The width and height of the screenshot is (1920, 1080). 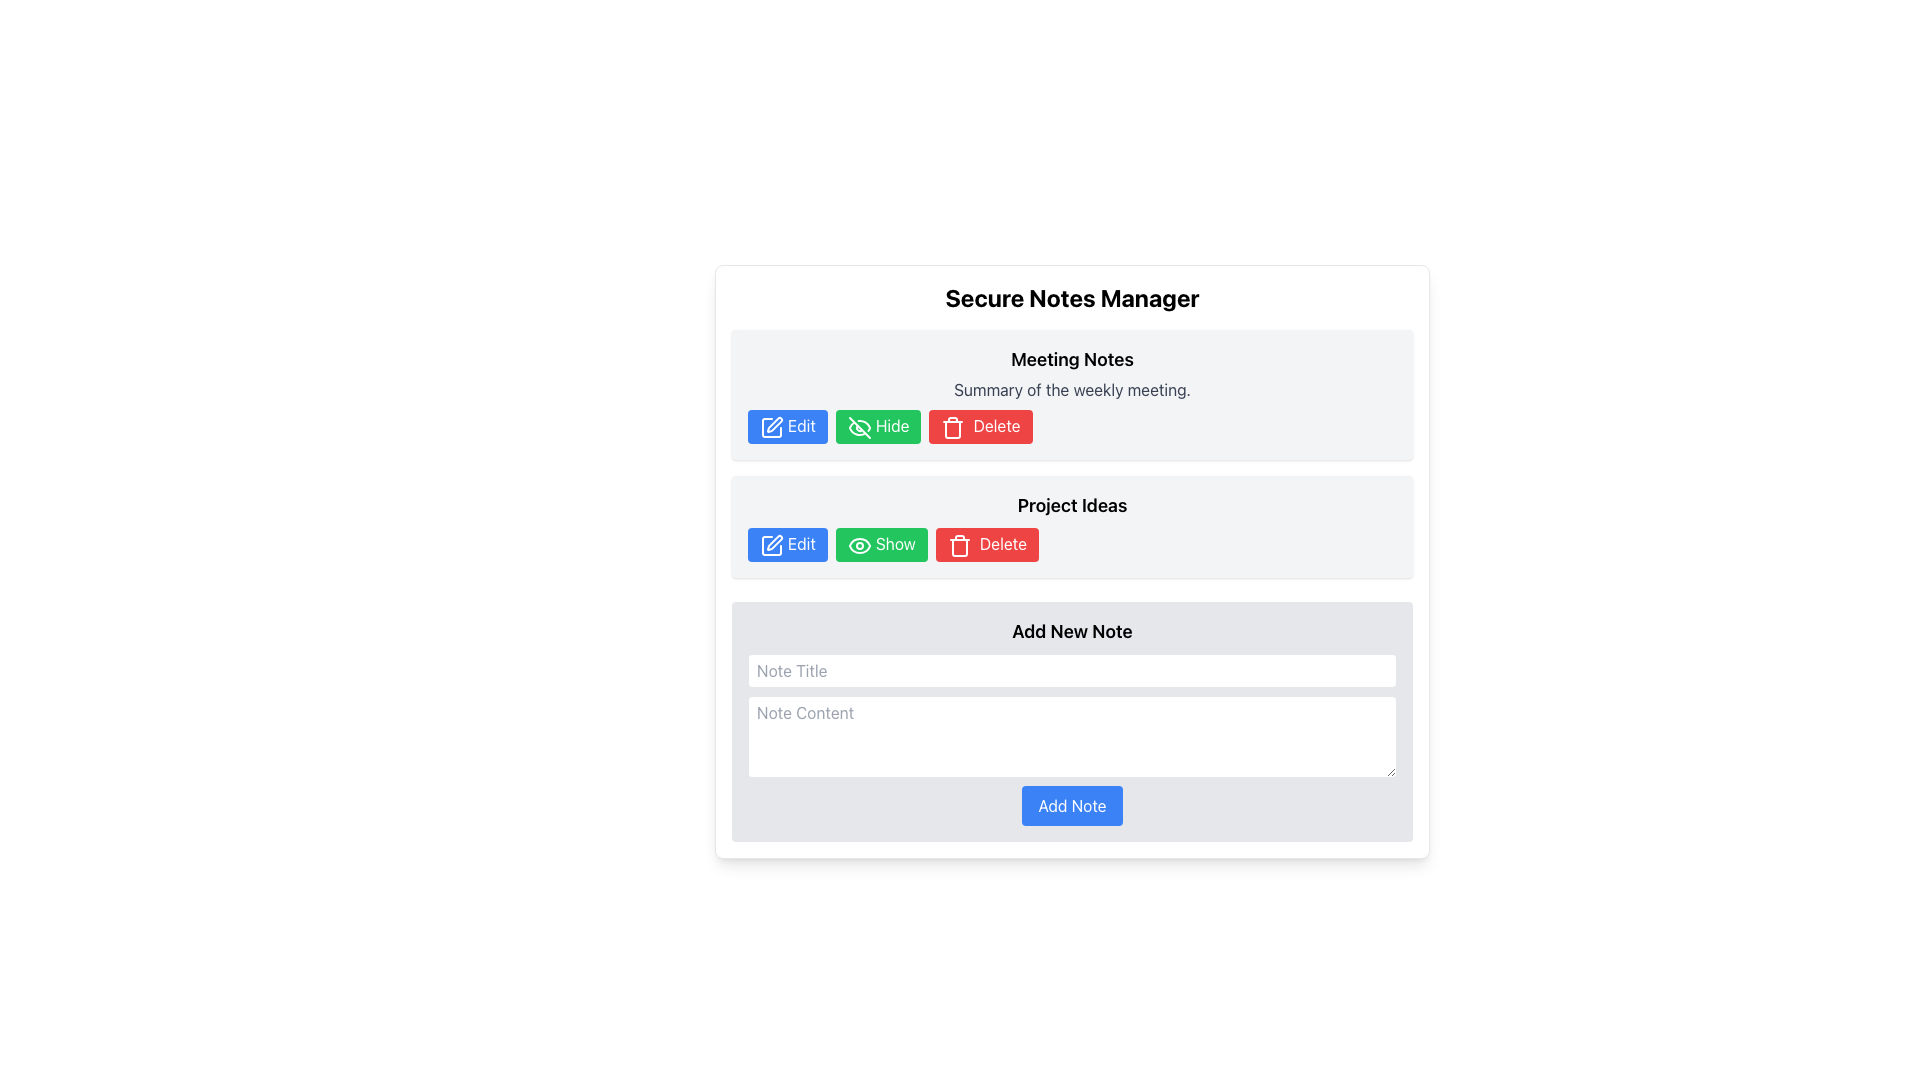 I want to click on the trash icon with a red background, which is part of the 'Delete' button located to the right of the Edit and Hide/Show buttons in the action panel, so click(x=958, y=545).